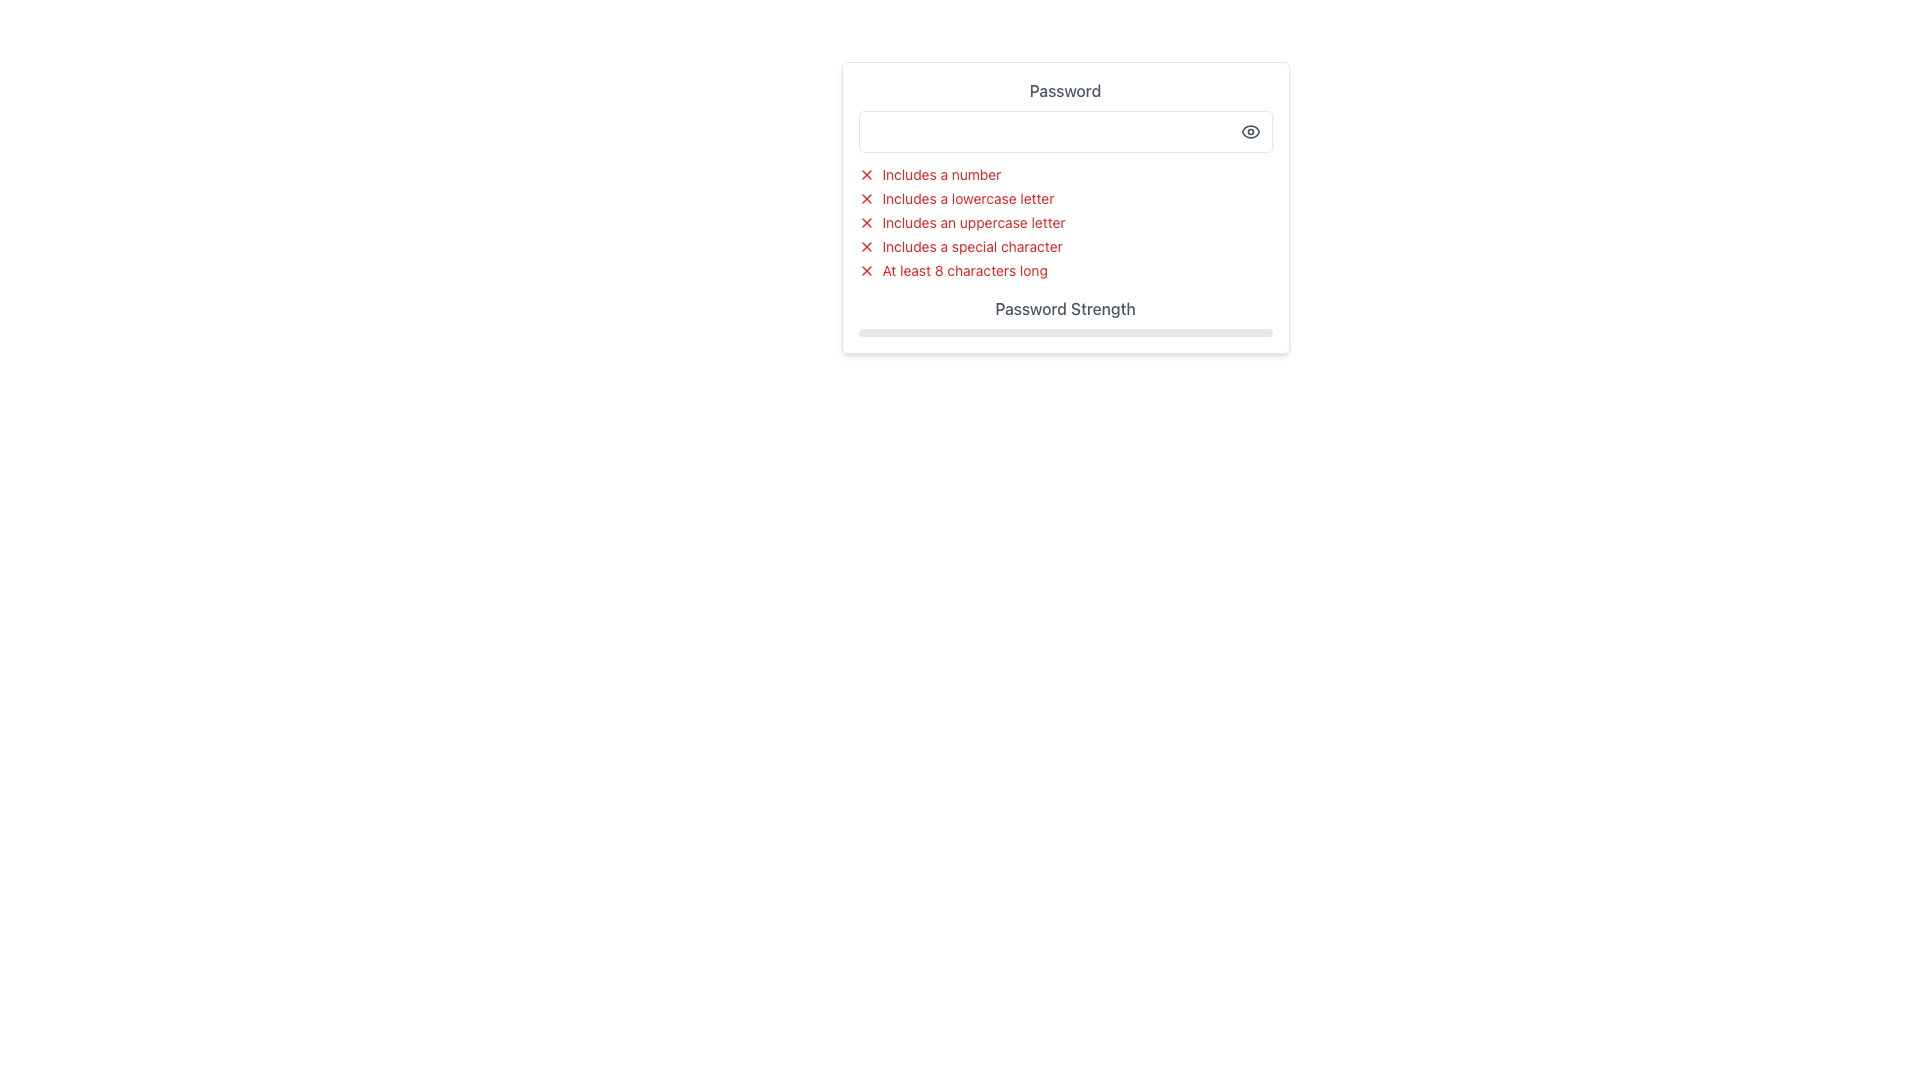 This screenshot has width=1920, height=1080. I want to click on the eye icon that toggles the visibility of the password input, located at the rightmost section of the password field, so click(1249, 131).